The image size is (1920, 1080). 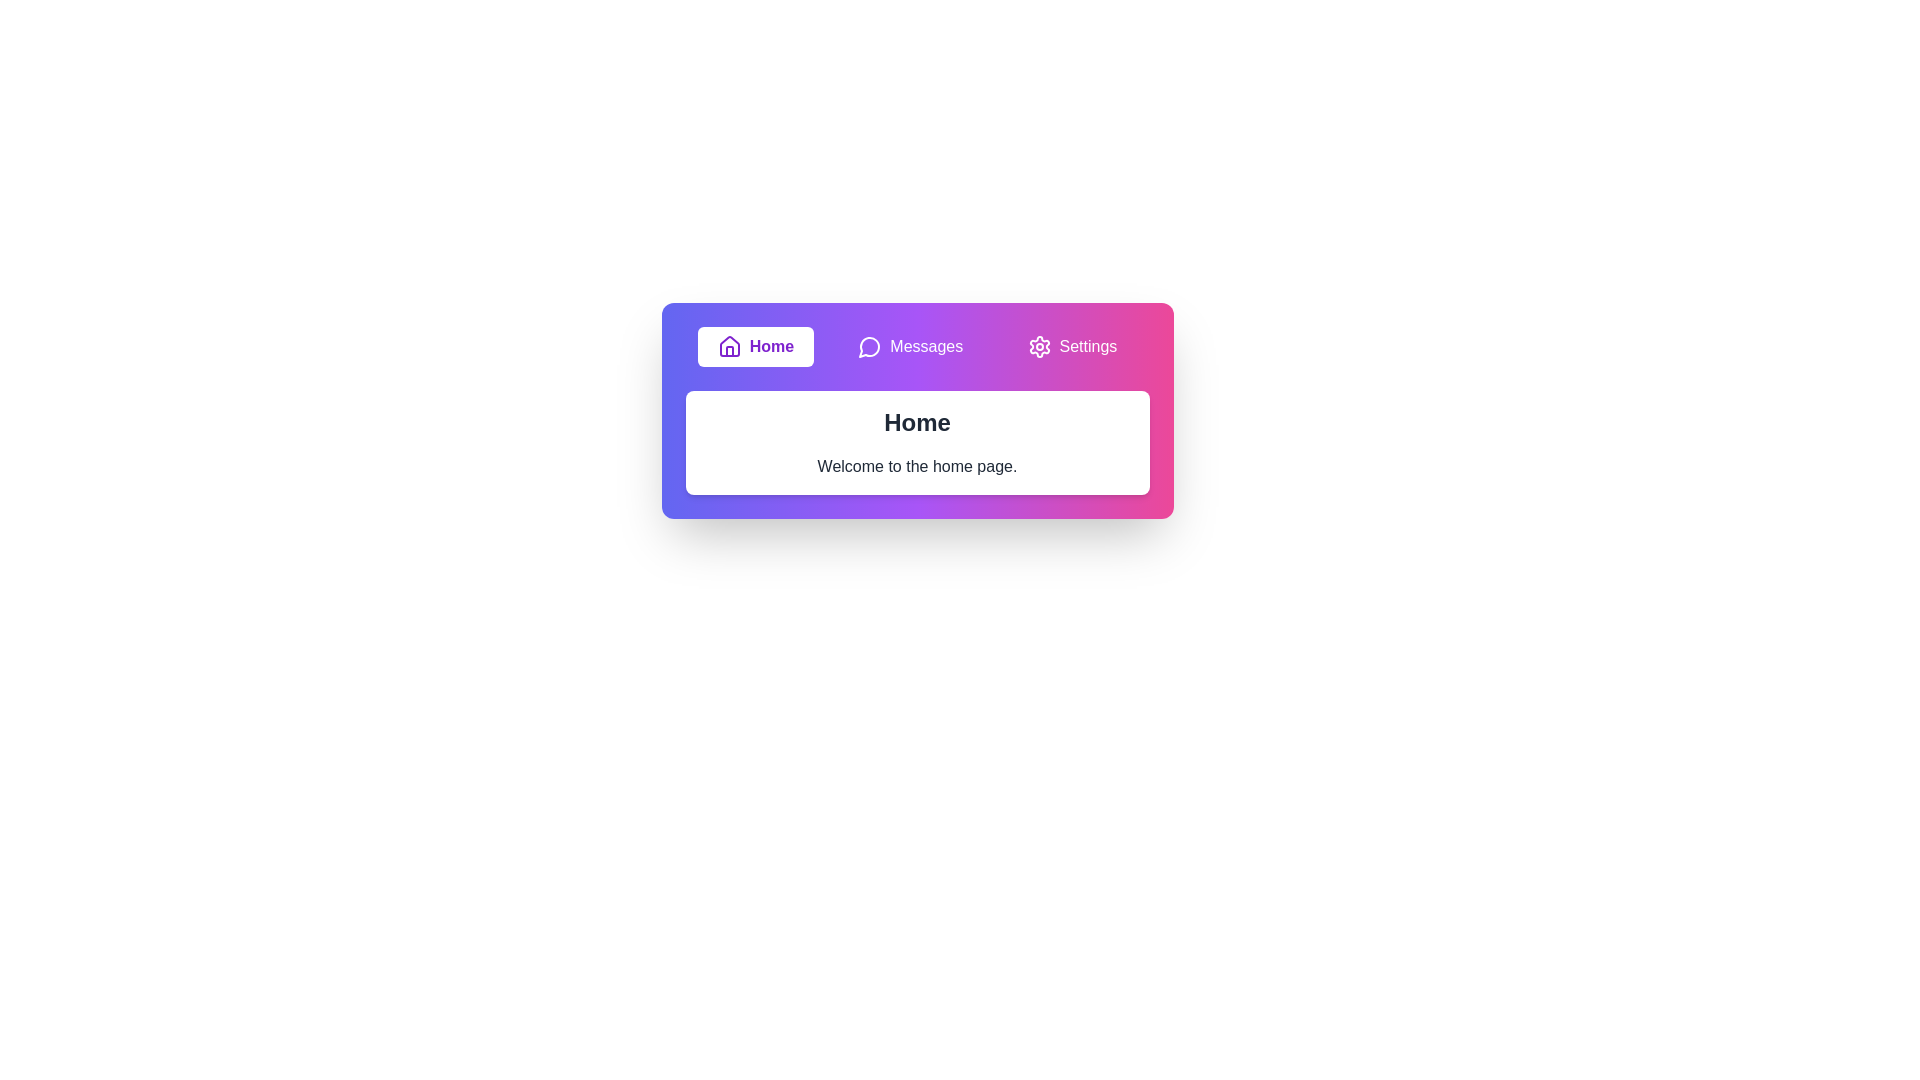 I want to click on the 'Messages' text label, which is displayed in white font against a gradient purple and pink background, so click(x=925, y=346).